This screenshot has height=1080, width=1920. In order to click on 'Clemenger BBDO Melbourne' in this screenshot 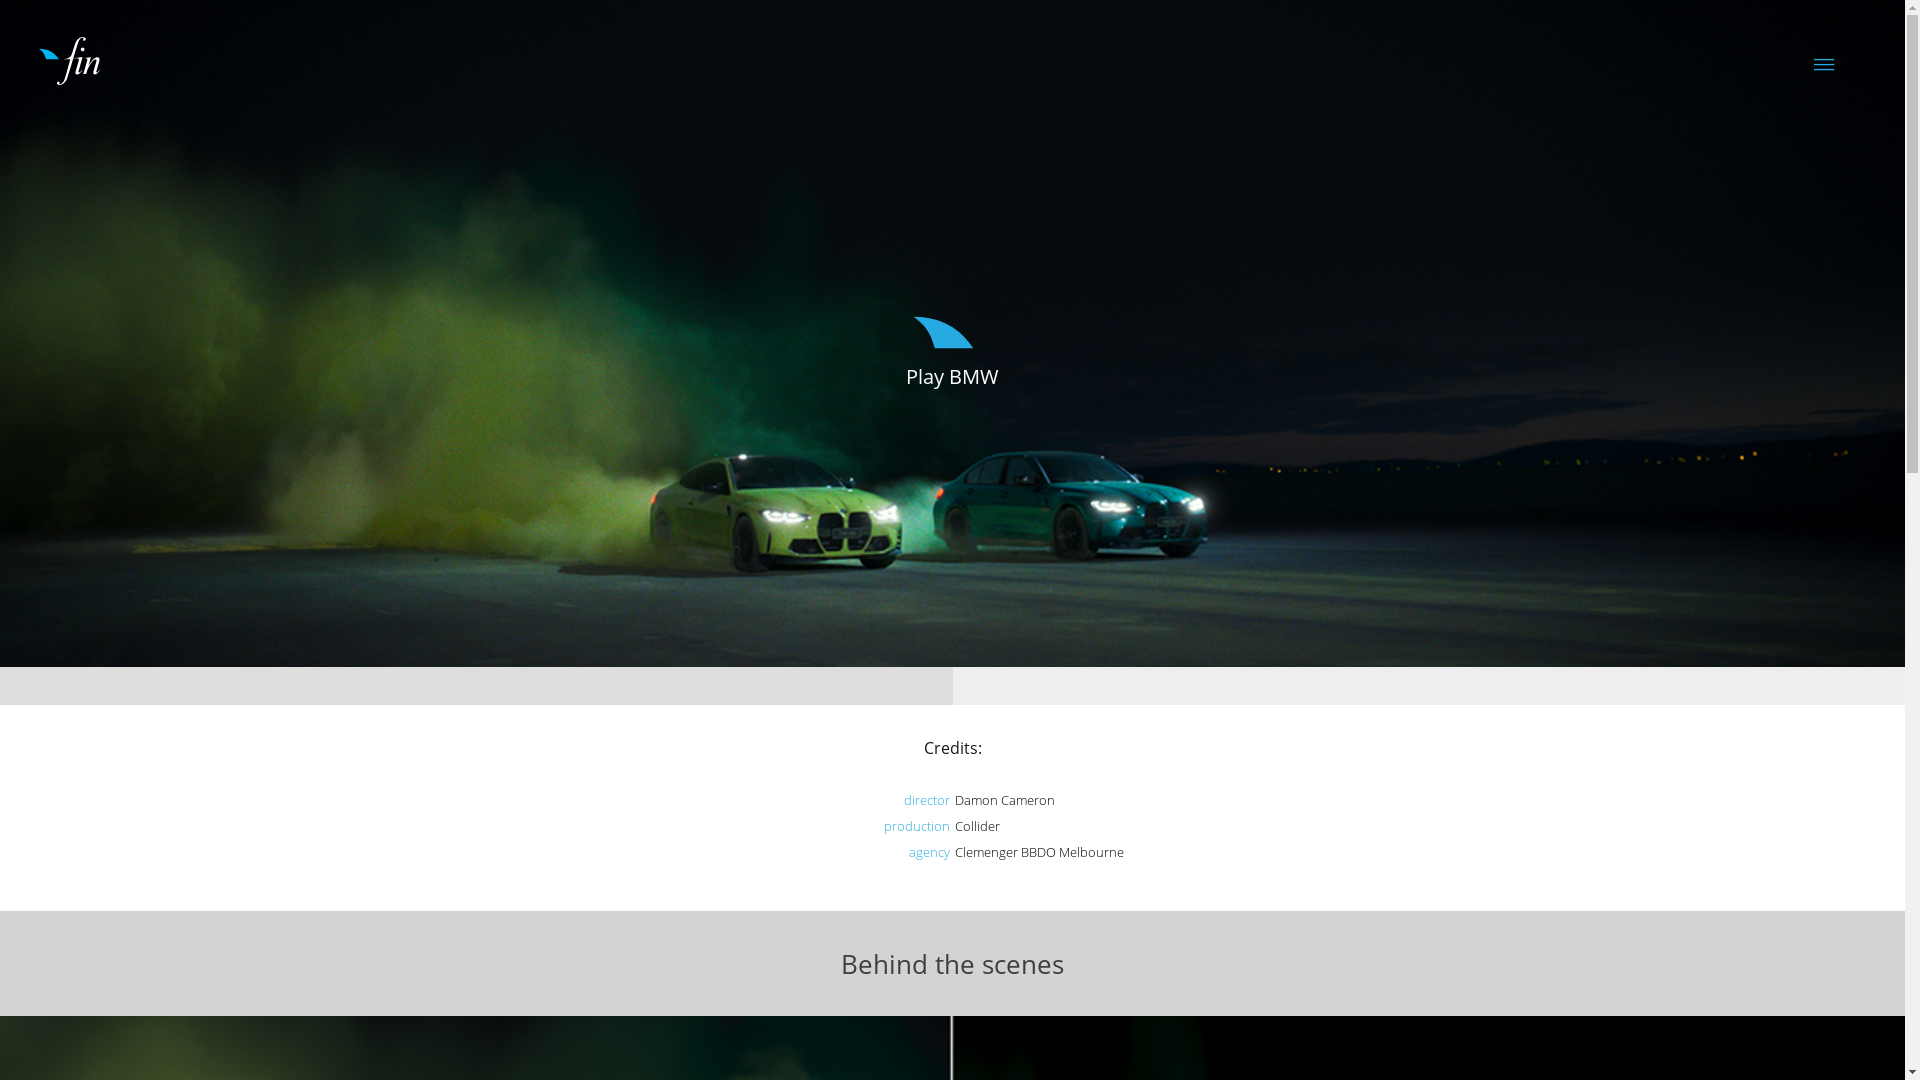, I will do `click(953, 852)`.